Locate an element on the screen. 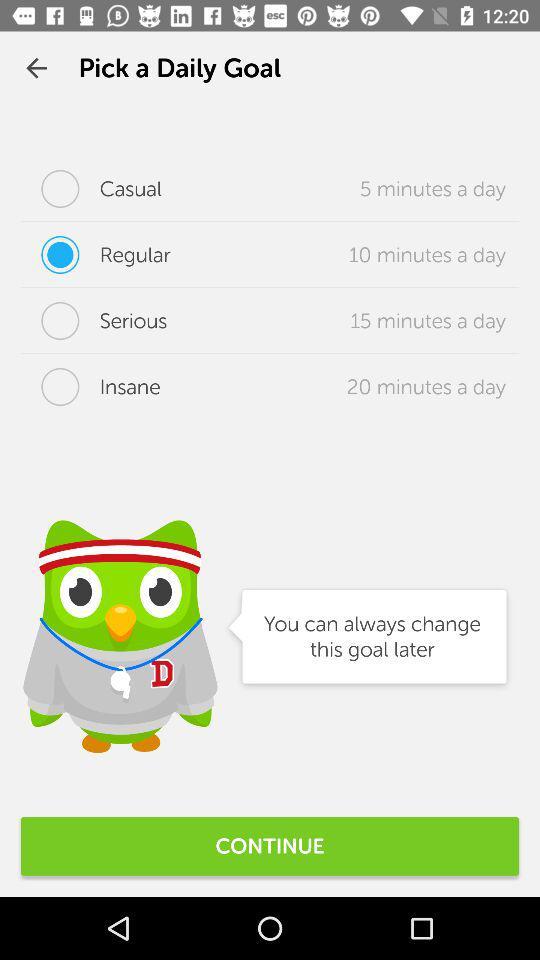 This screenshot has height=960, width=540. icon next to the 15 minutes a item is located at coordinates (93, 321).